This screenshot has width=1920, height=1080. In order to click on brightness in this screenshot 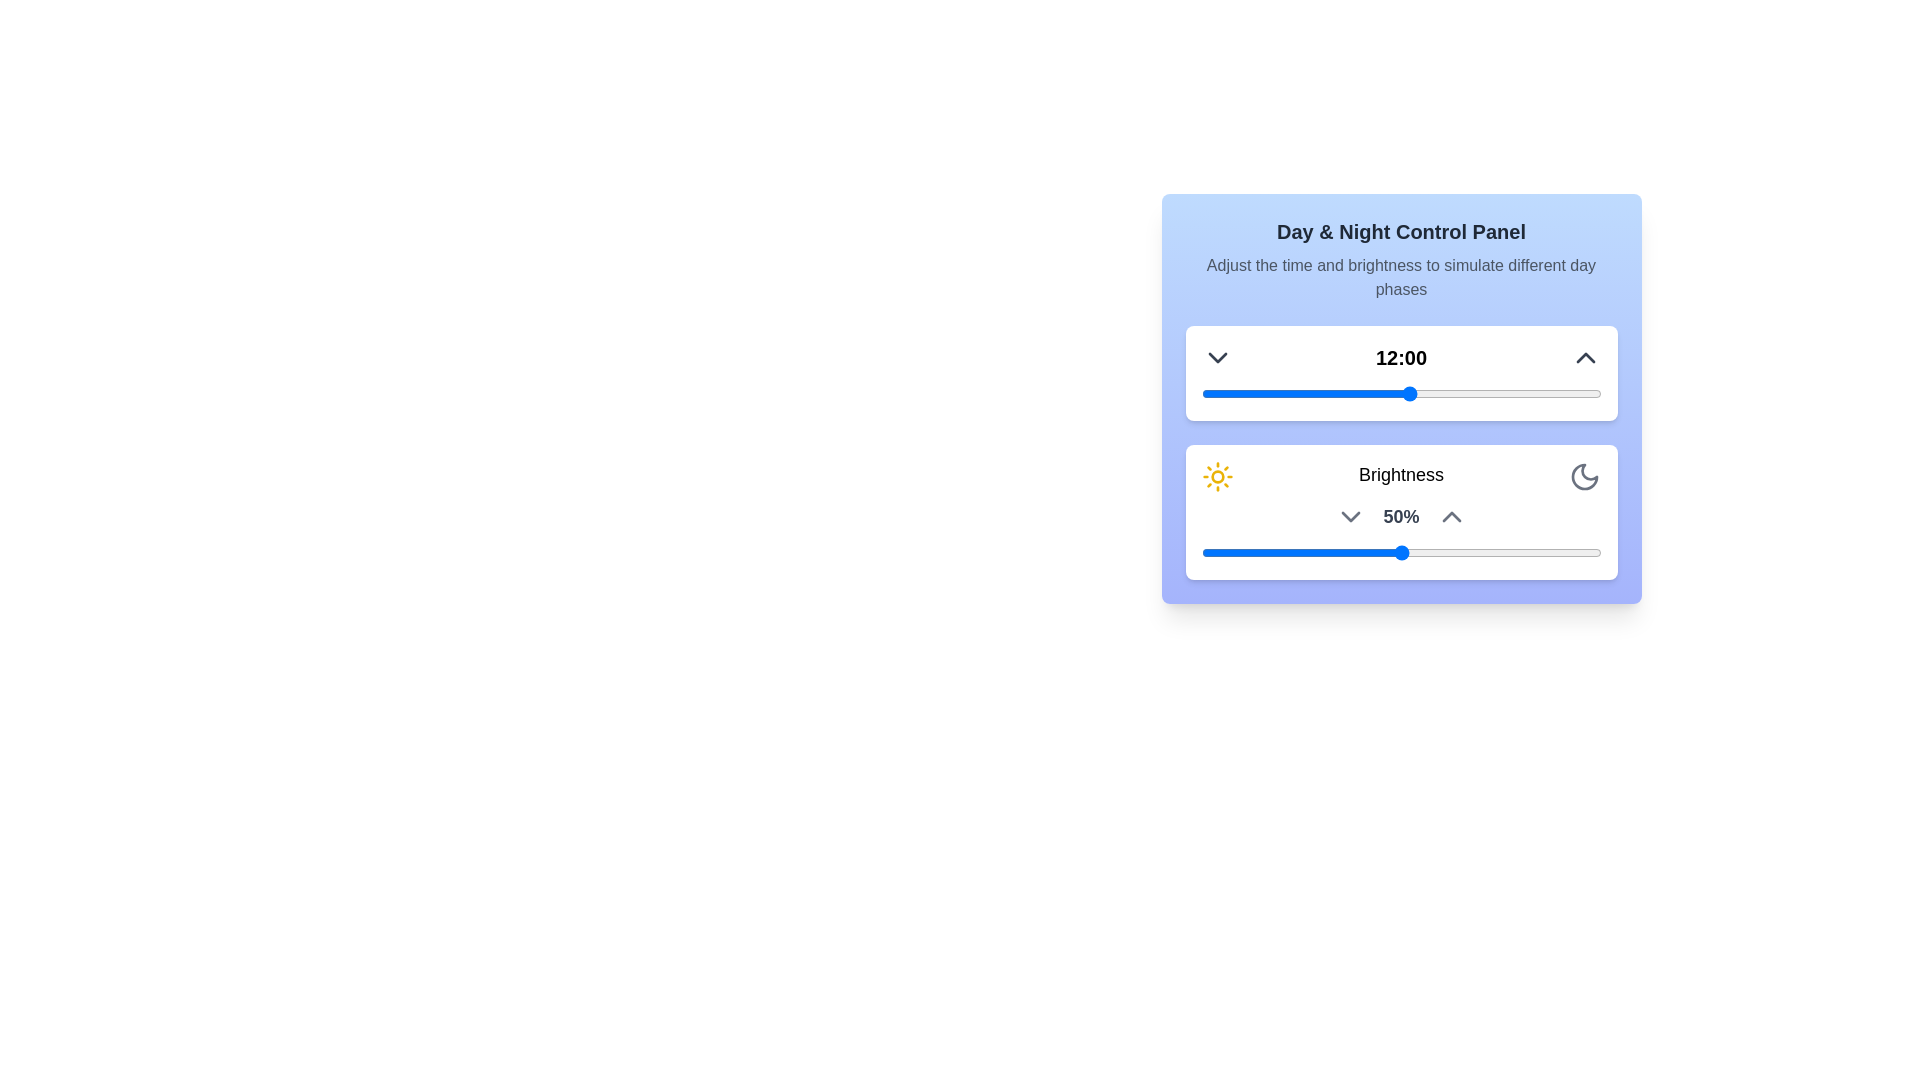, I will do `click(1204, 552)`.